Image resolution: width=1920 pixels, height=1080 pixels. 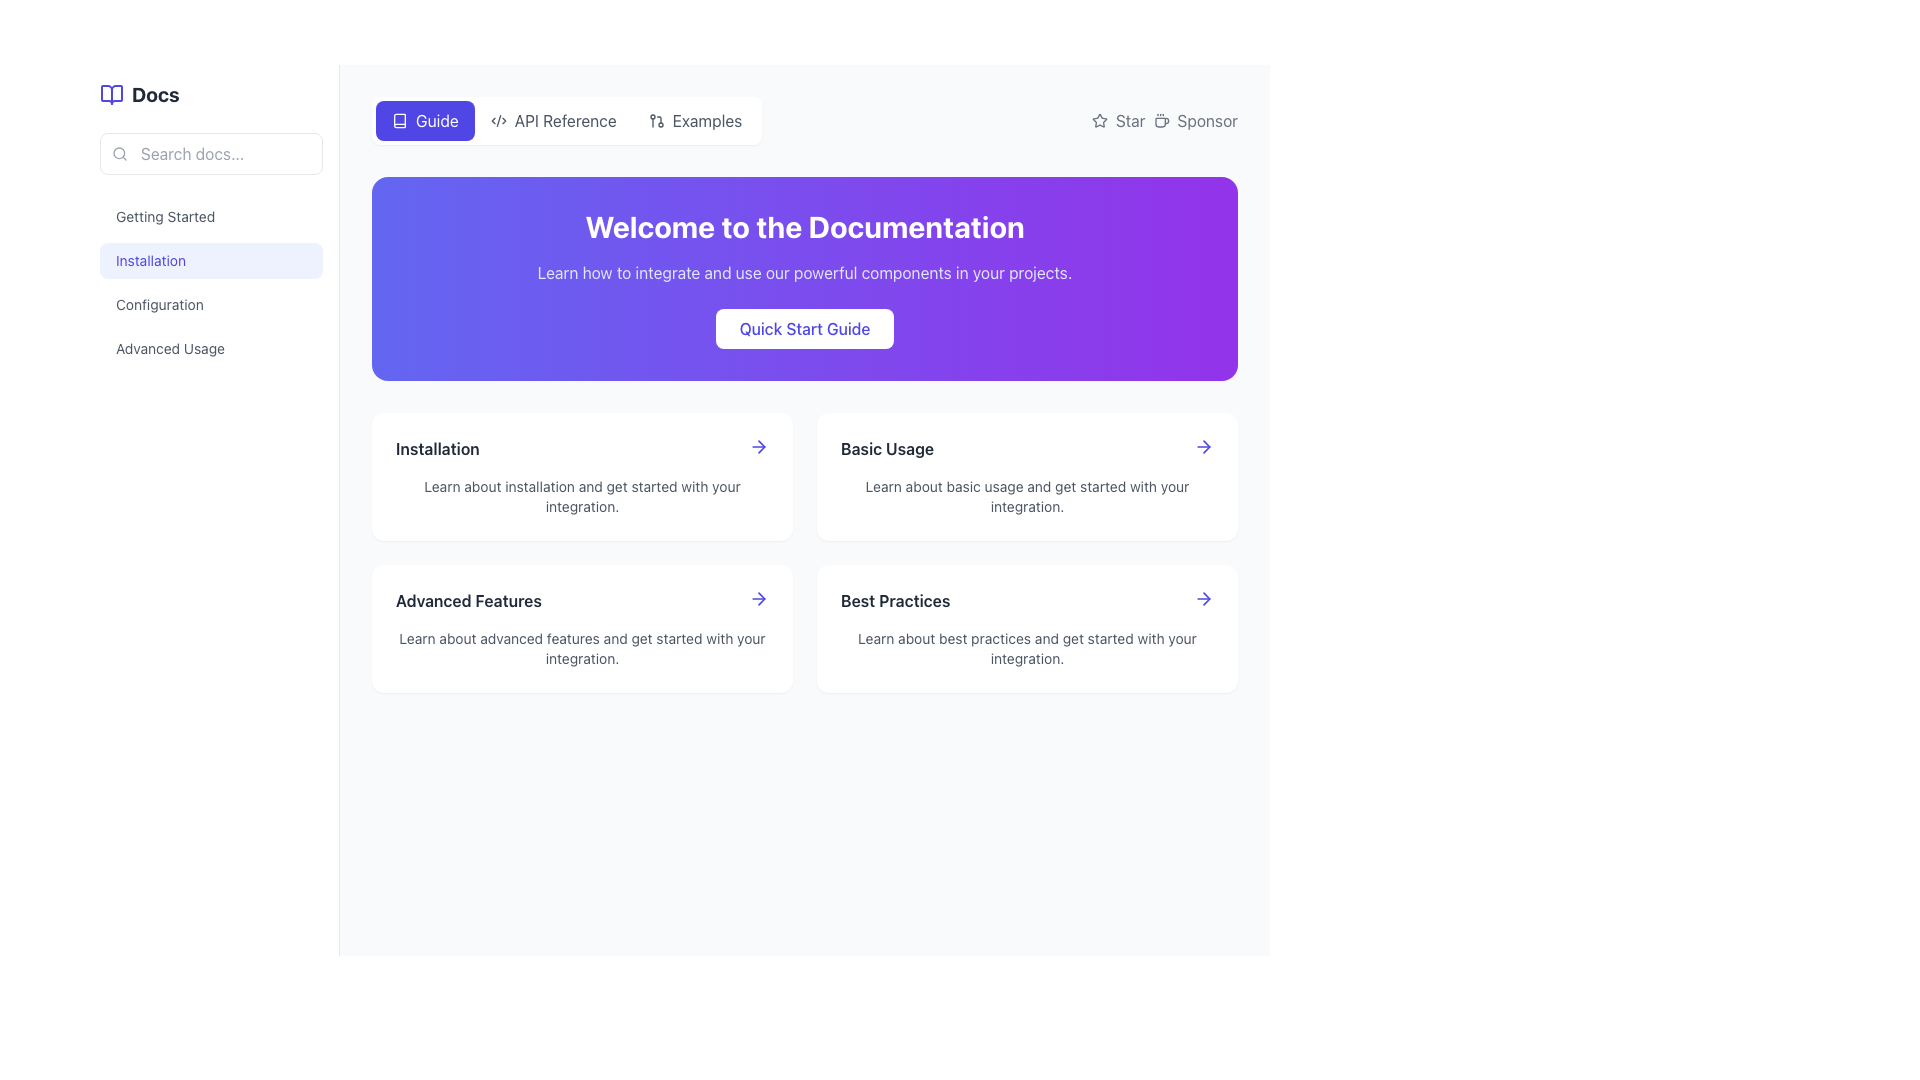 What do you see at coordinates (498, 120) in the screenshot?
I see `the 'API Reference' icon, which serves as a visual indicator for the API Reference module and is positioned to the left of the button labeled 'API Reference'` at bounding box center [498, 120].